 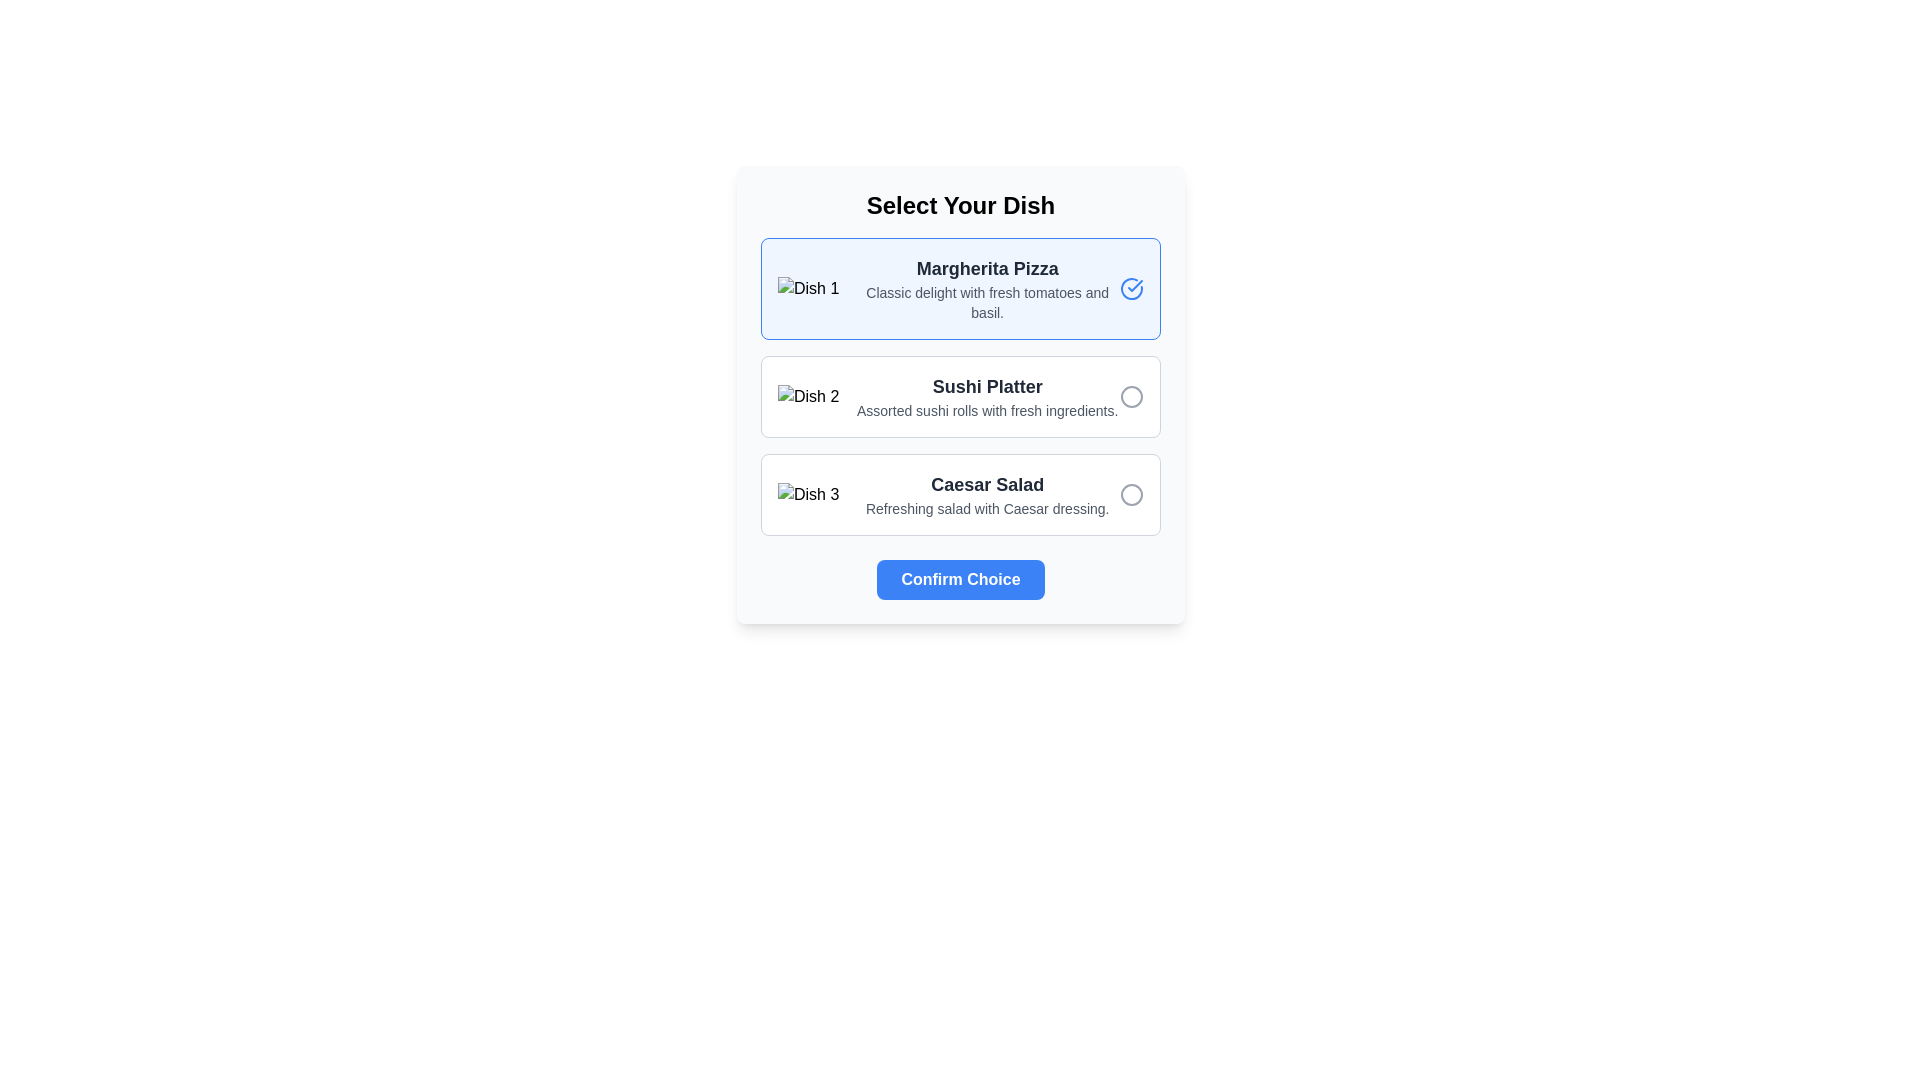 What do you see at coordinates (987, 386) in the screenshot?
I see `the text label for the dish 'Sushi Platter', which serves as a header identifying the associated dish in the vertical list layout` at bounding box center [987, 386].